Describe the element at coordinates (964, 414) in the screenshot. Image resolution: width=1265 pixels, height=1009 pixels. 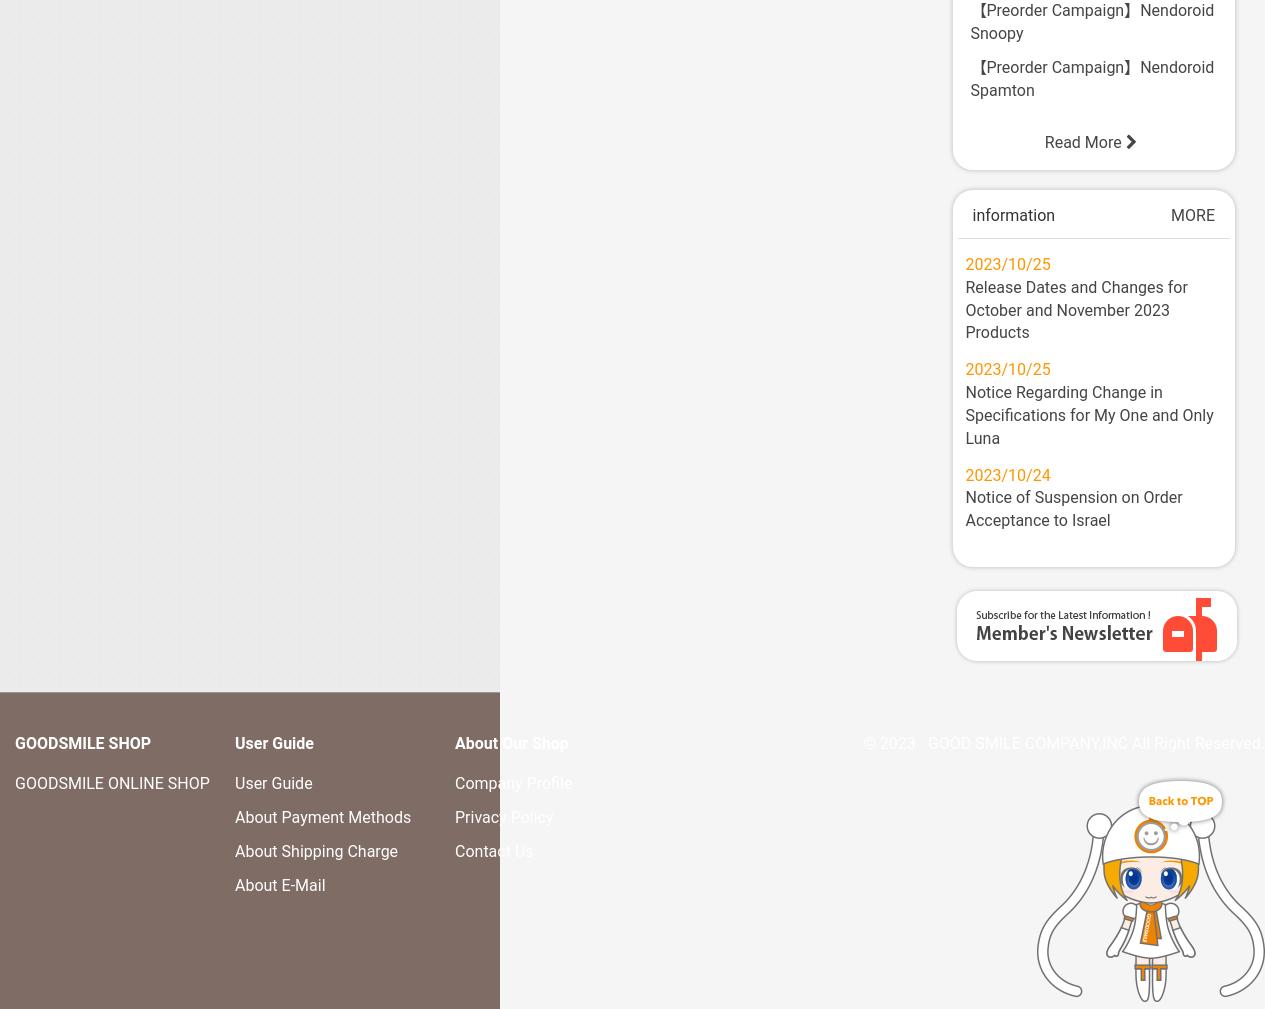
I see `'Notice Regarding Change in Specifications for My One and Only Luna'` at that location.